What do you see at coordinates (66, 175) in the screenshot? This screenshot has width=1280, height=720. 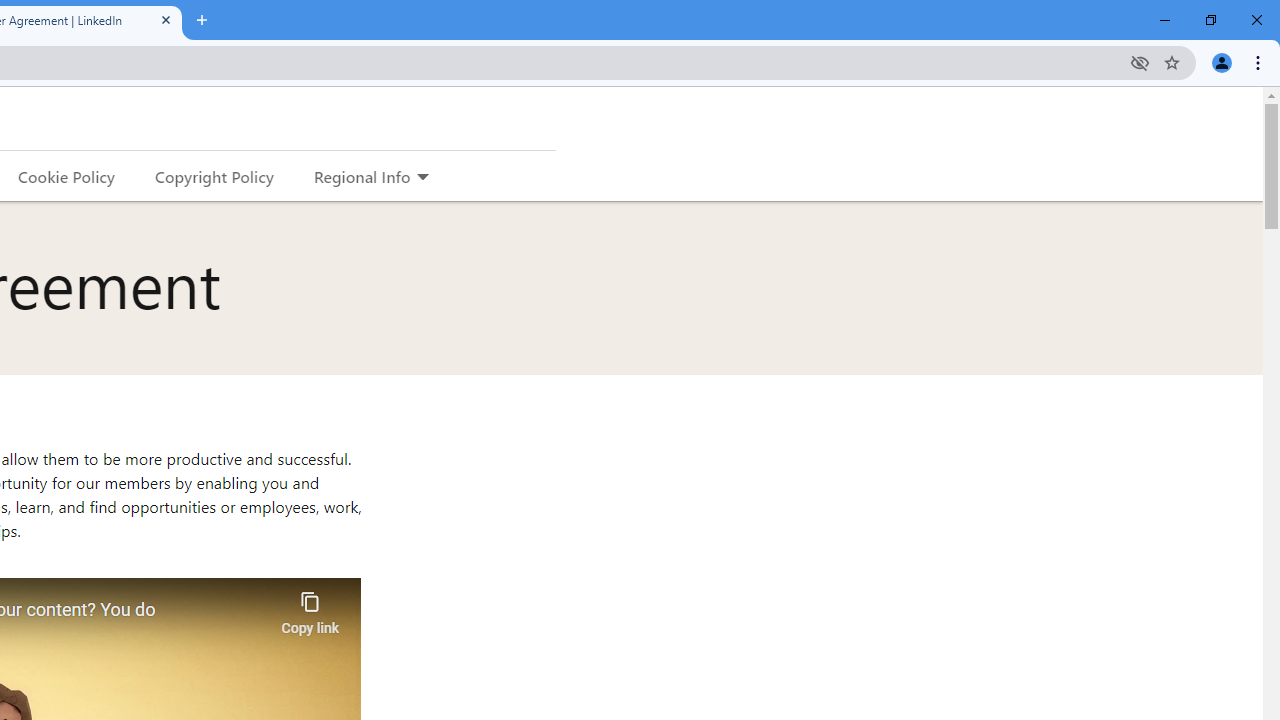 I see `'Cookie Policy'` at bounding box center [66, 175].